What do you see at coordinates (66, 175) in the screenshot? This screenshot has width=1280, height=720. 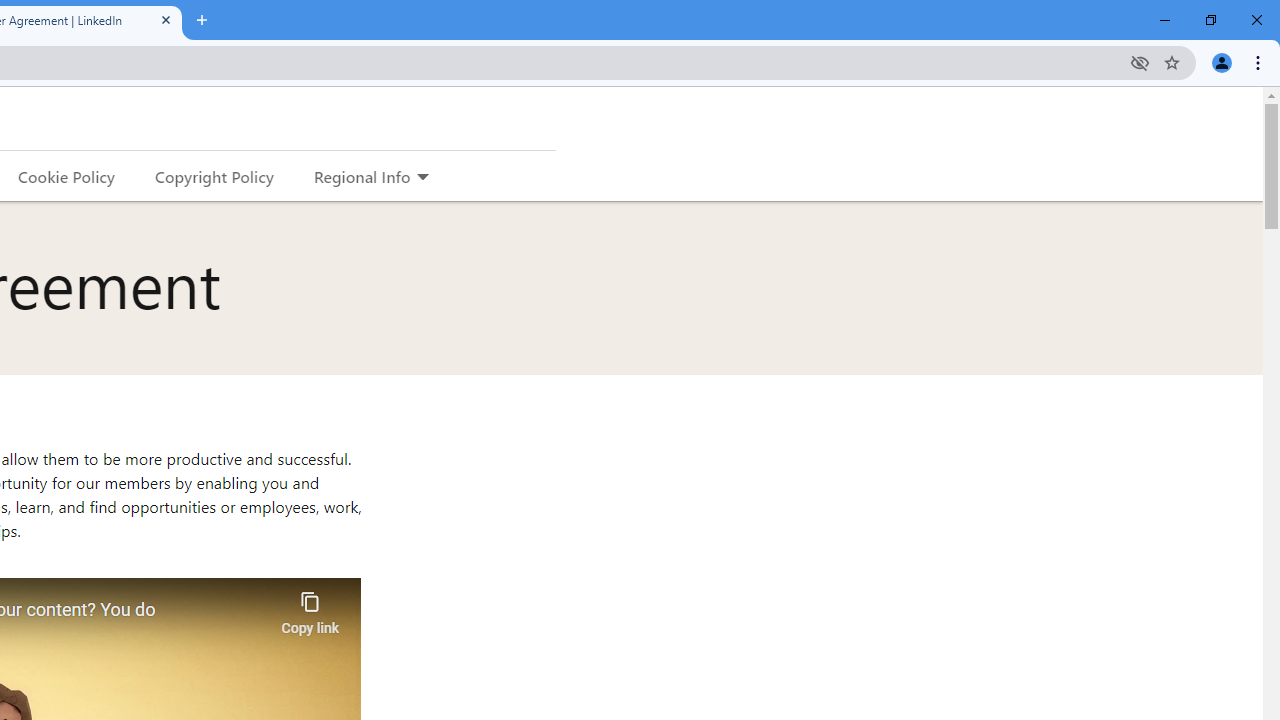 I see `'Cookie Policy'` at bounding box center [66, 175].